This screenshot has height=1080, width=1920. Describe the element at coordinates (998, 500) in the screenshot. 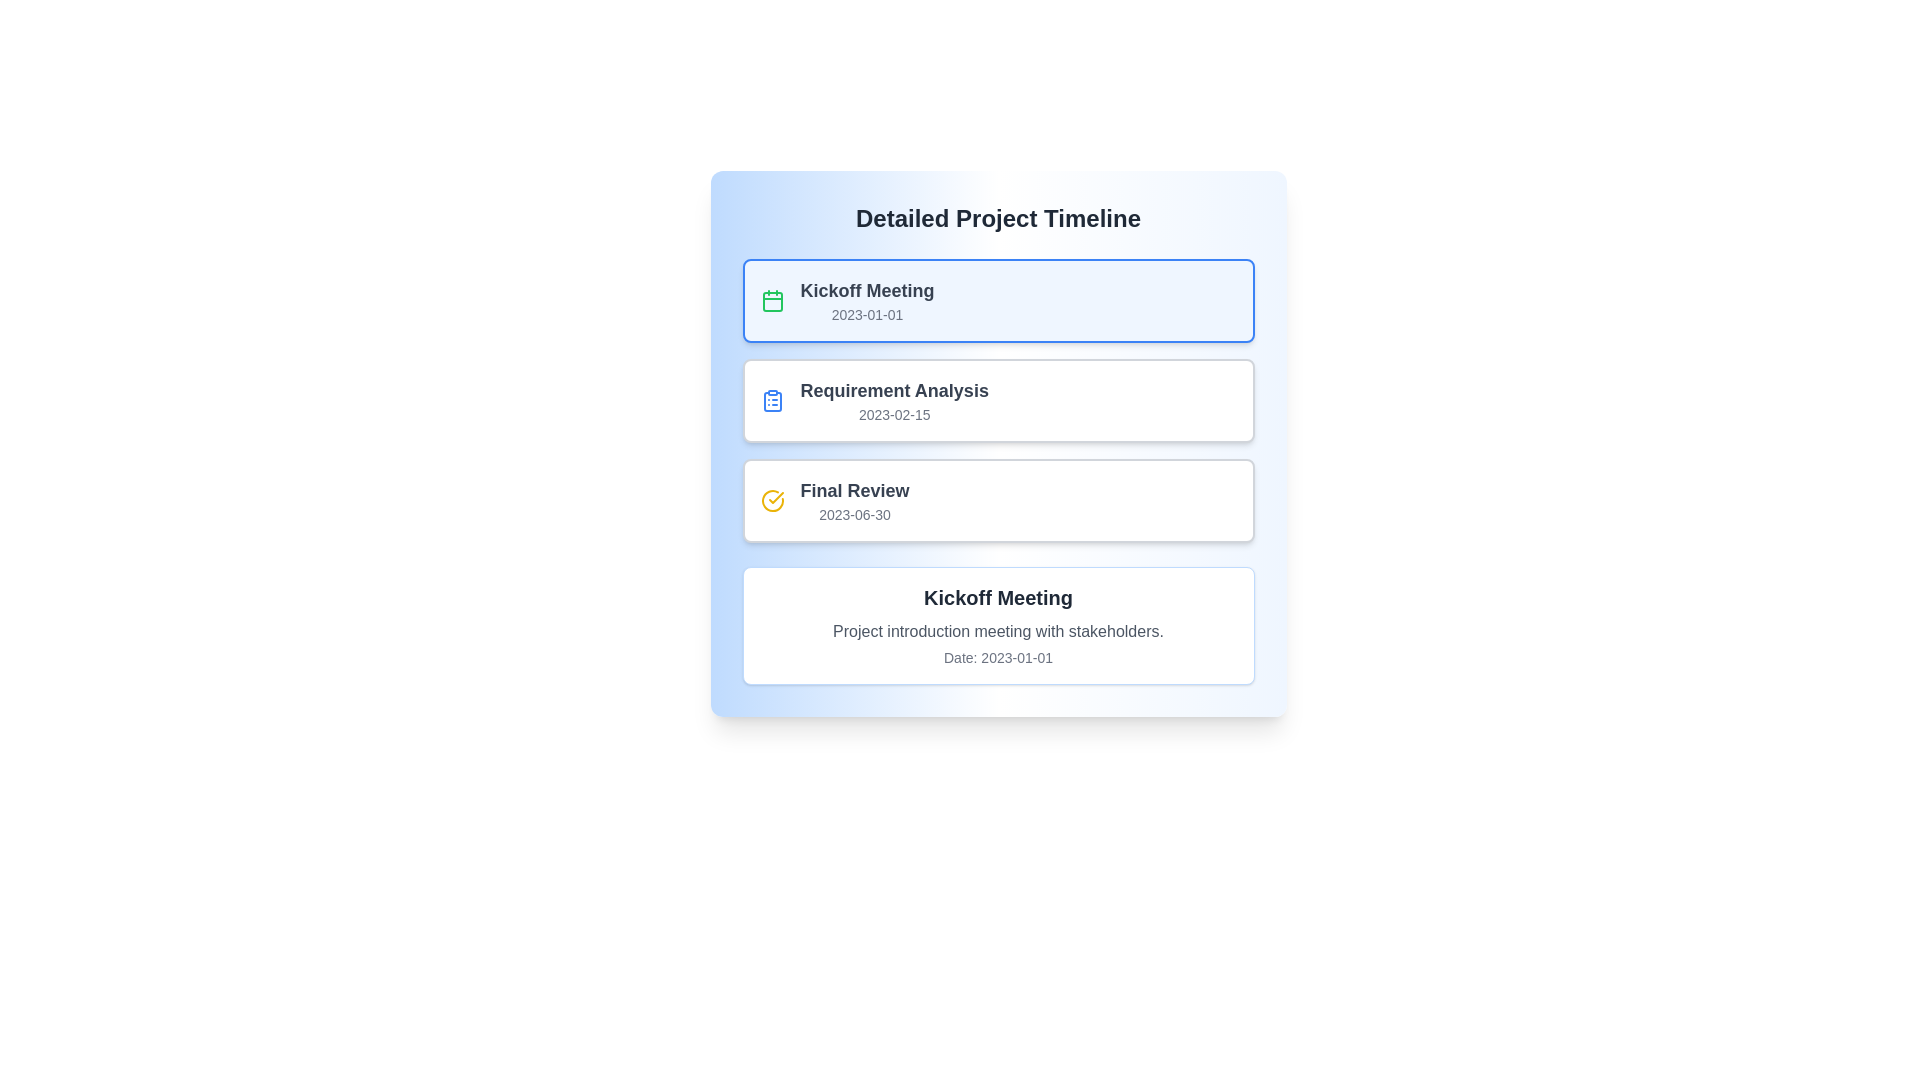

I see `the 'Final Review' card, which is the third card in the vertical stack` at that location.